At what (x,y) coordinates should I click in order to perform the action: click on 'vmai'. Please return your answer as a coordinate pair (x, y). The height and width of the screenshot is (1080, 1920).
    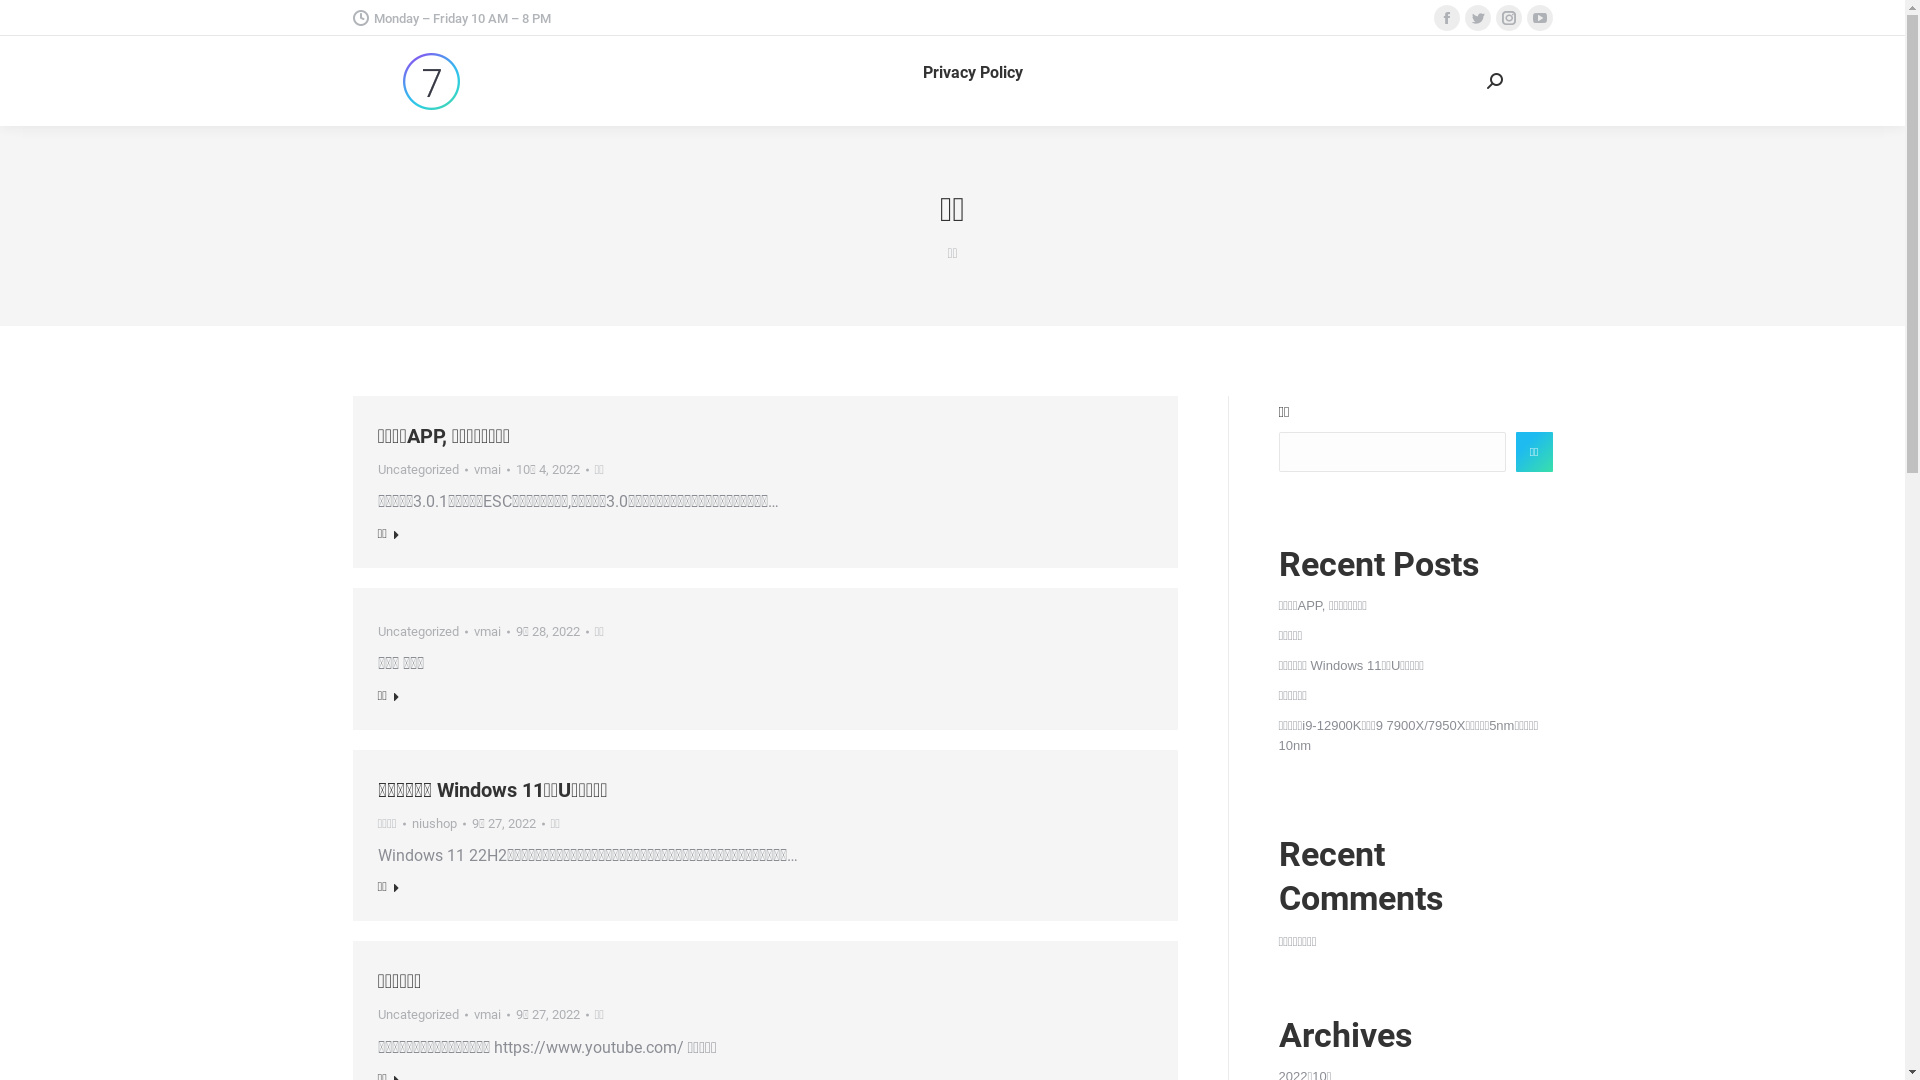
    Looking at the image, I should click on (491, 632).